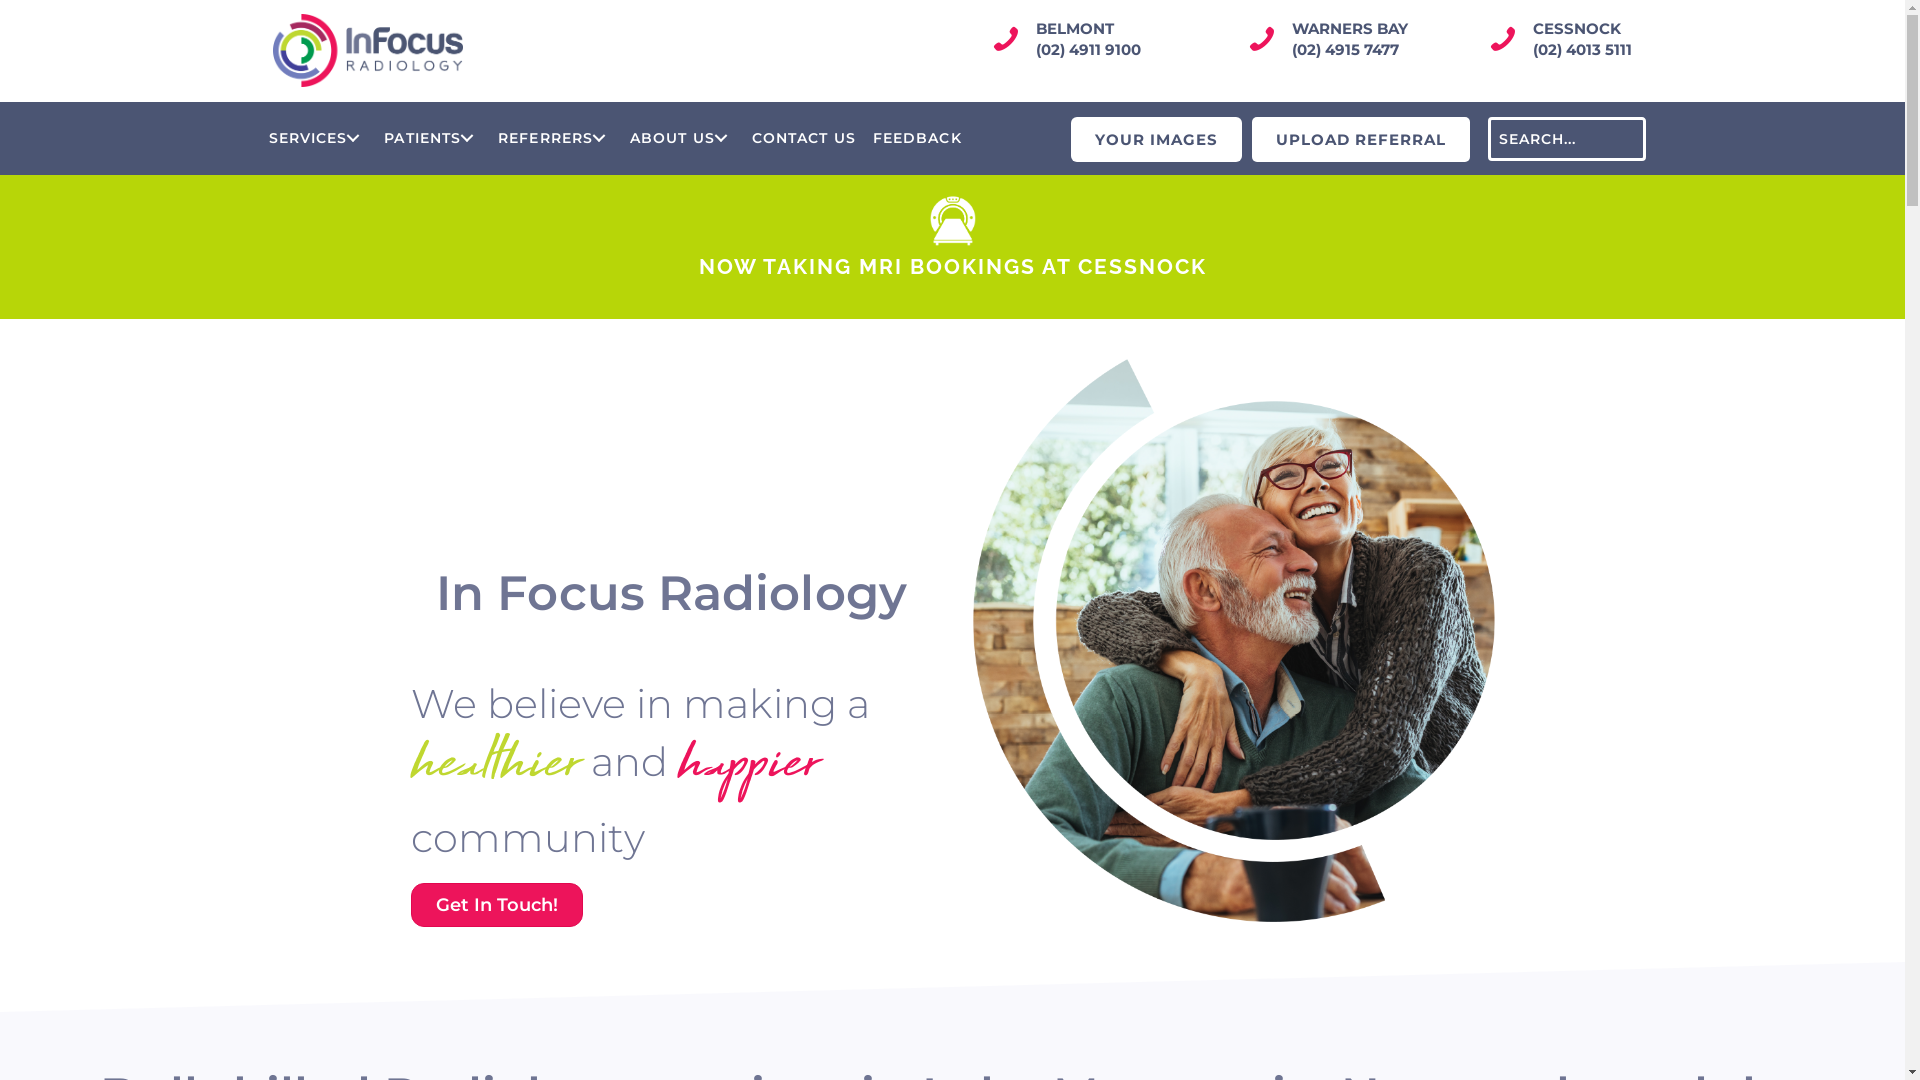  What do you see at coordinates (1156, 138) in the screenshot?
I see `'YOUR IMAGES'` at bounding box center [1156, 138].